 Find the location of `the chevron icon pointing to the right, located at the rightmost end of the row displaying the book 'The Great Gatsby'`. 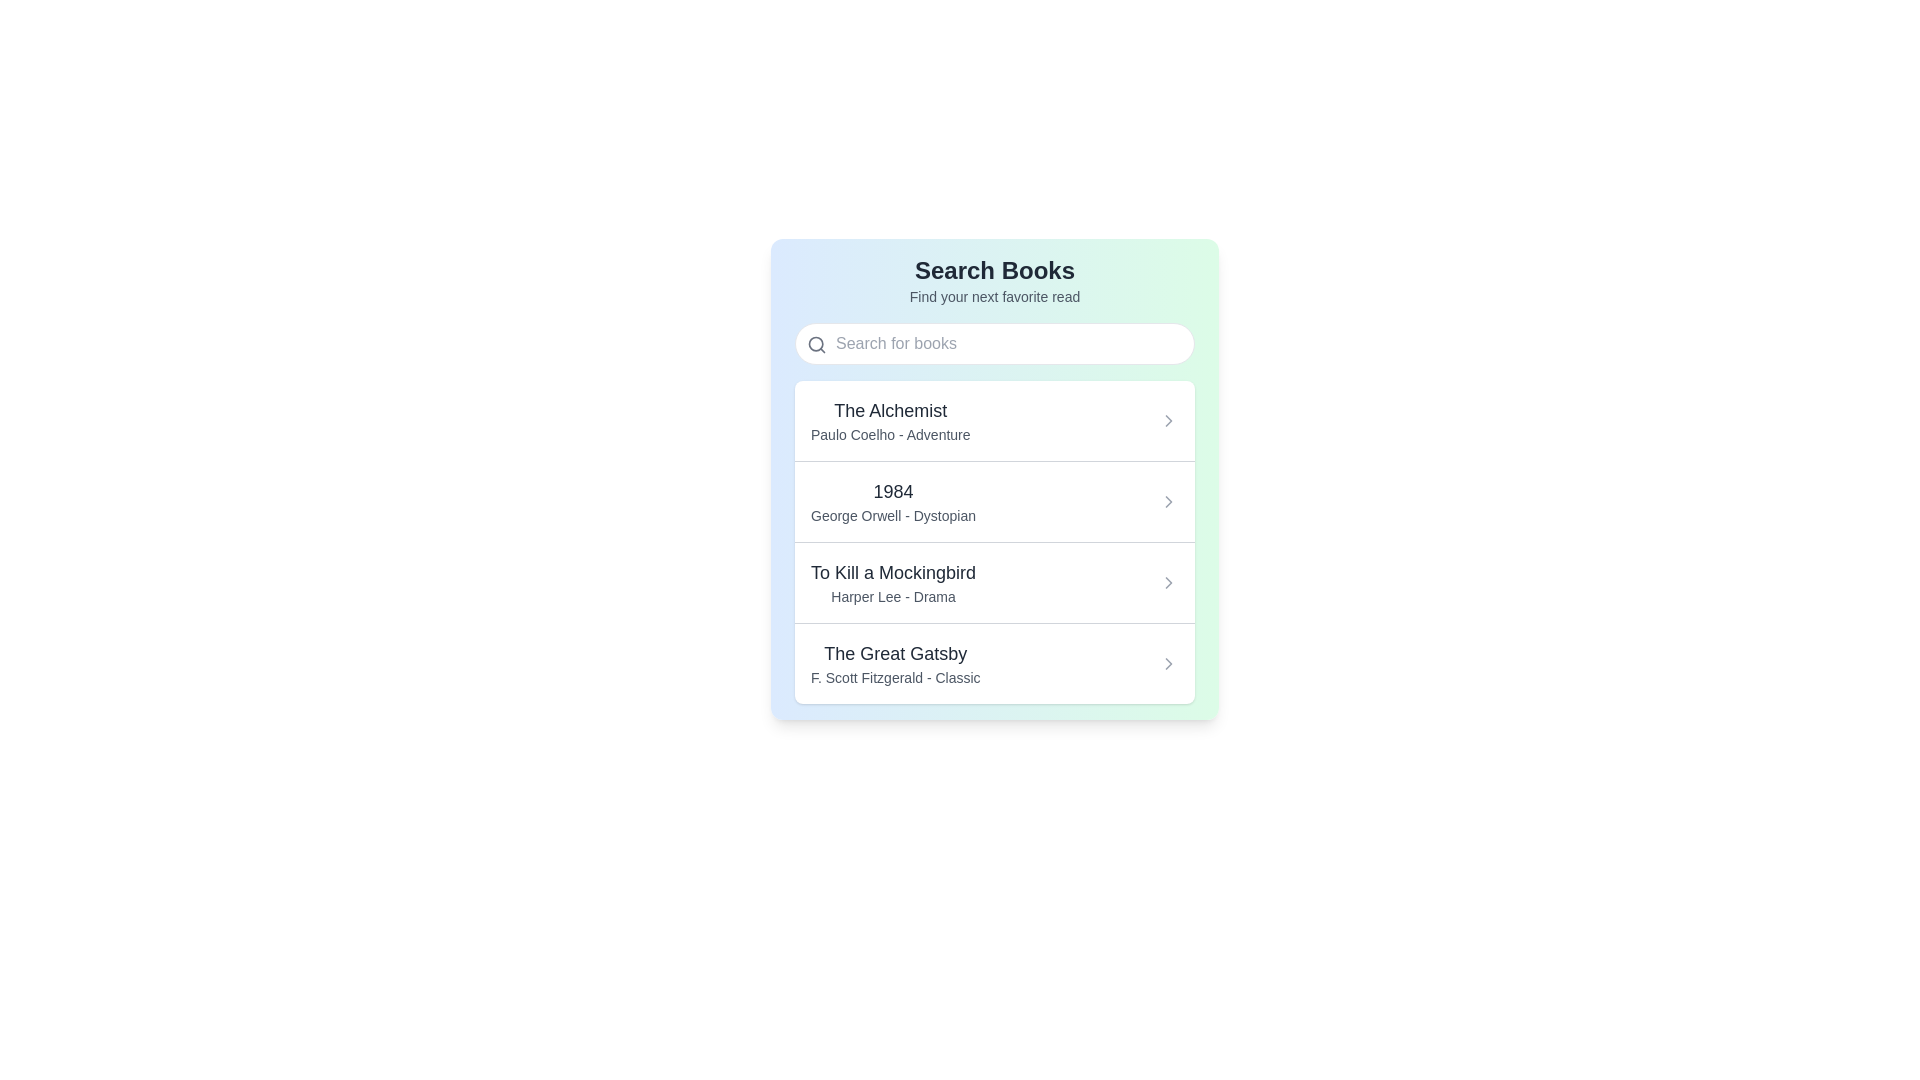

the chevron icon pointing to the right, located at the rightmost end of the row displaying the book 'The Great Gatsby' is located at coordinates (1169, 663).